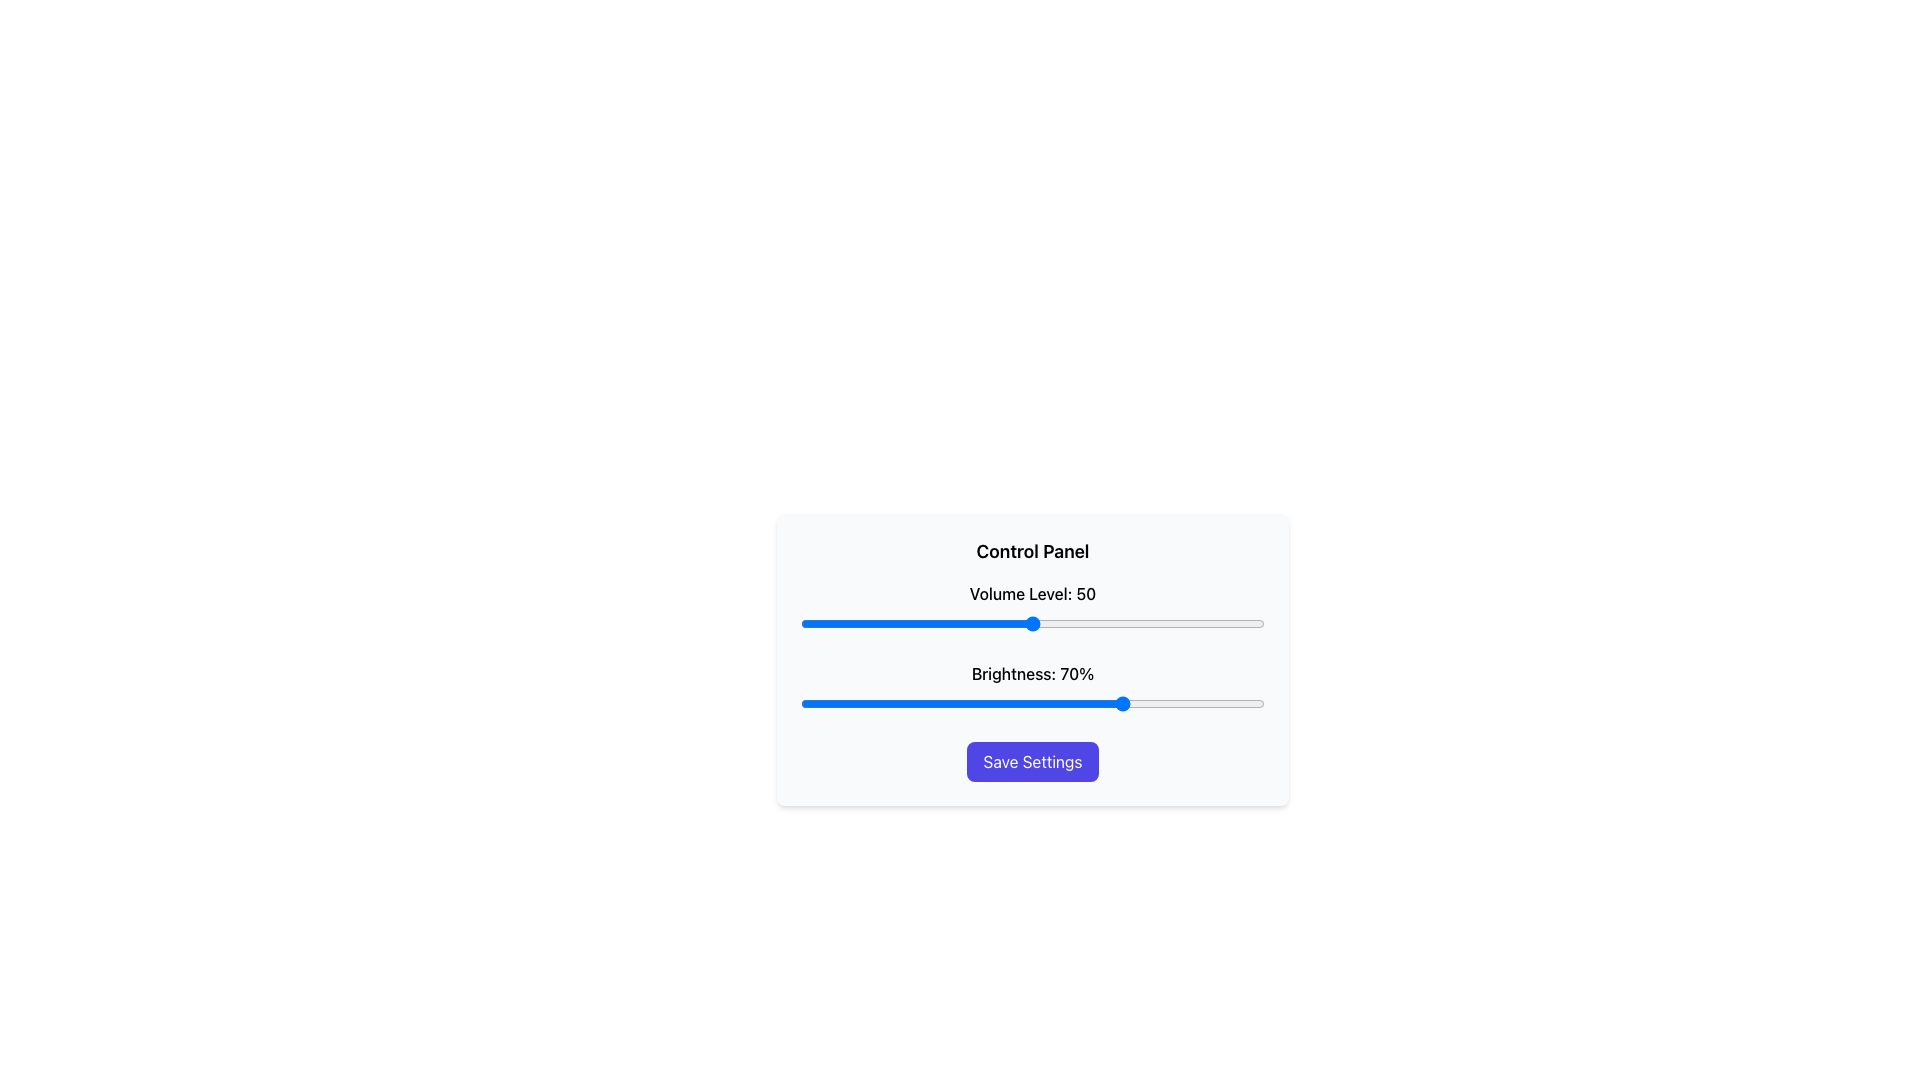 The height and width of the screenshot is (1080, 1920). What do you see at coordinates (1083, 623) in the screenshot?
I see `the volume level` at bounding box center [1083, 623].